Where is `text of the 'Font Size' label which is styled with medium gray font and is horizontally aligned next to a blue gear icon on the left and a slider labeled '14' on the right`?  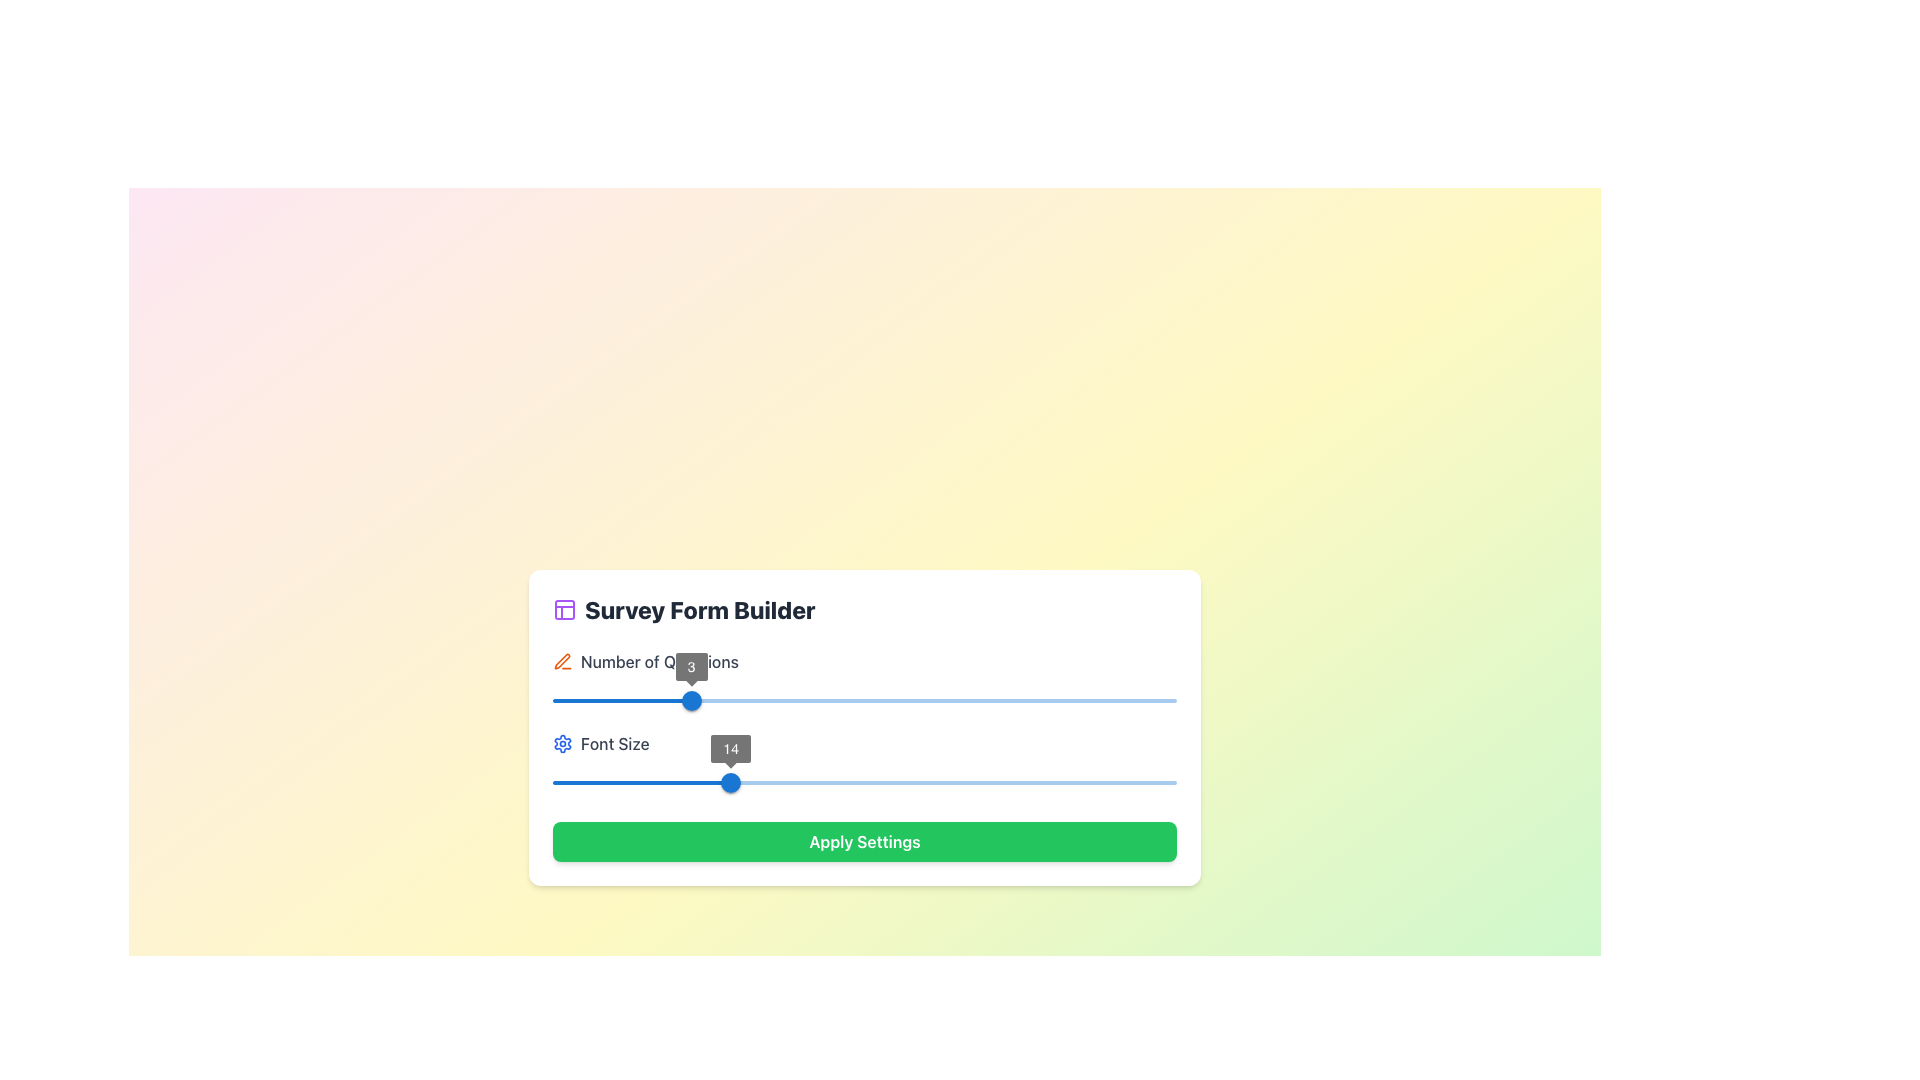 text of the 'Font Size' label which is styled with medium gray font and is horizontally aligned next to a blue gear icon on the left and a slider labeled '14' on the right is located at coordinates (864, 744).